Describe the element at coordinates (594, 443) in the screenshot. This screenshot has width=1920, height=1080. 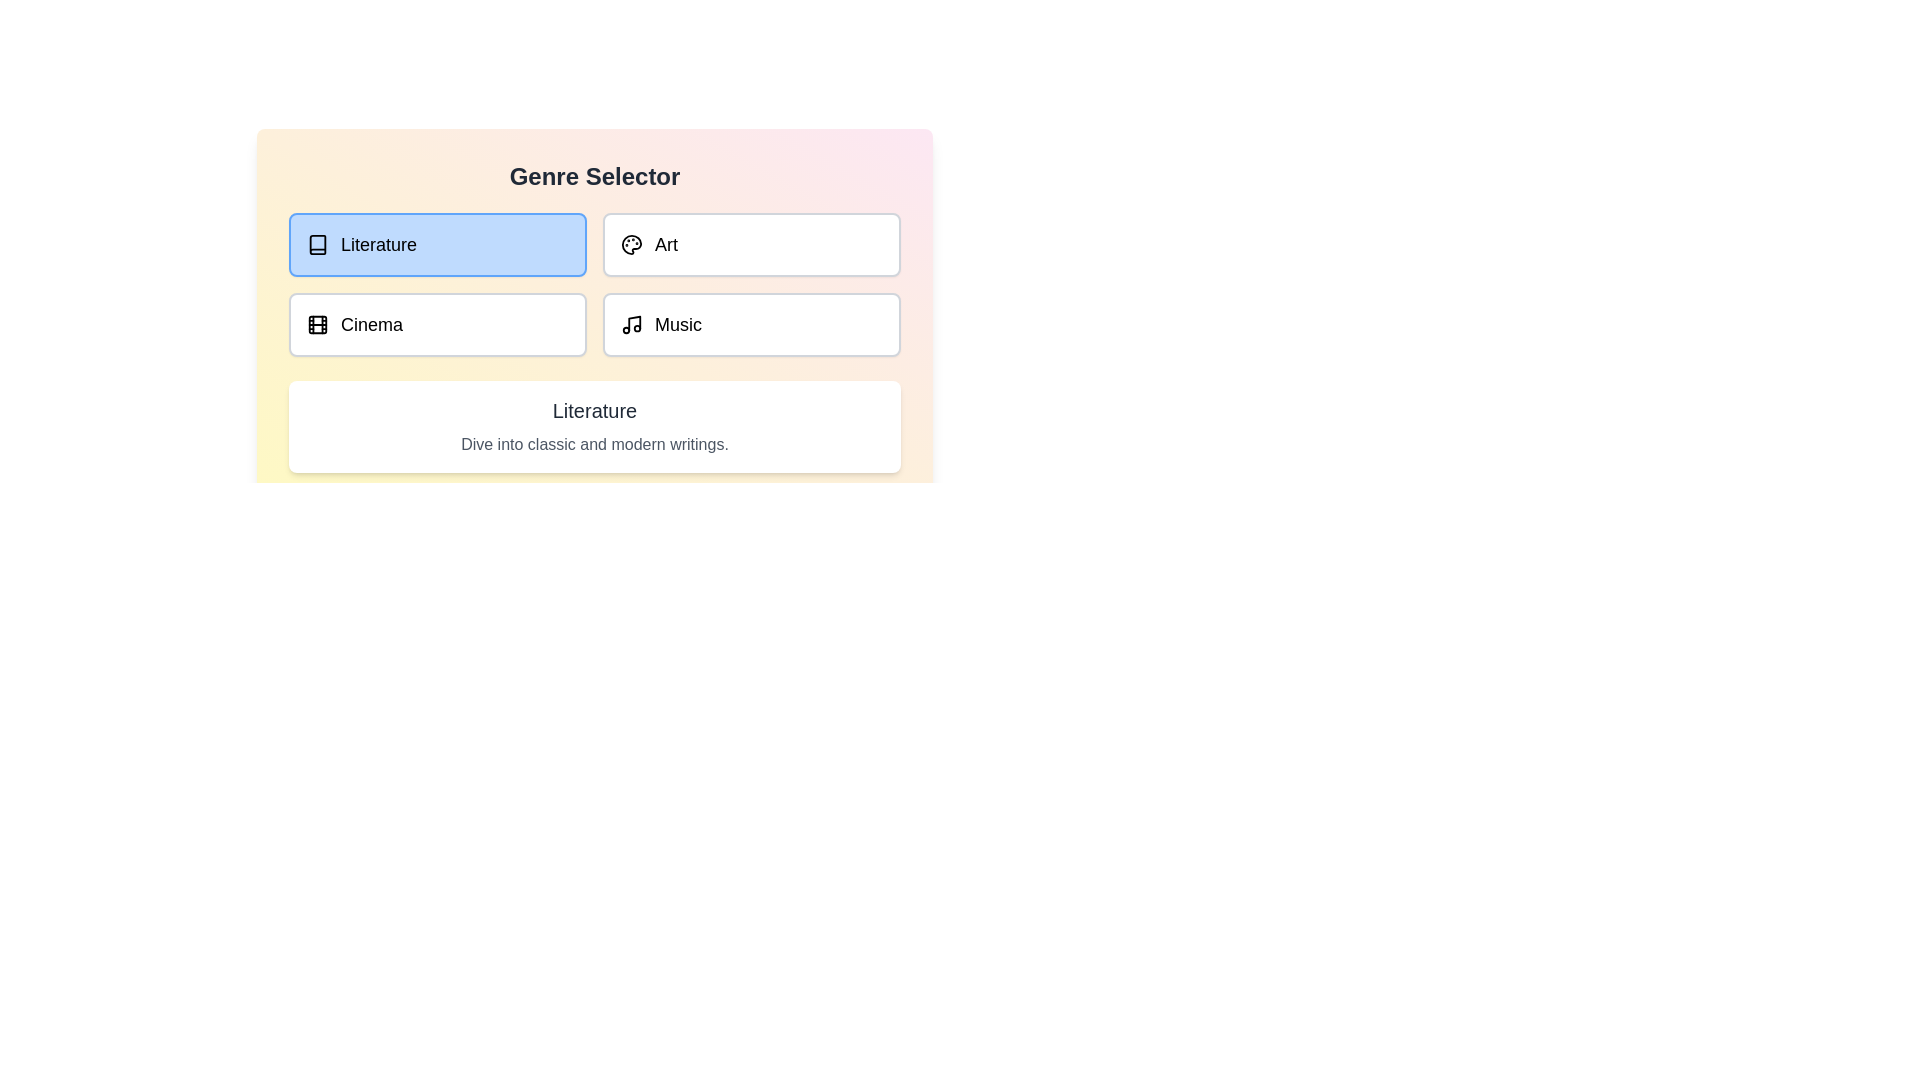
I see `the subtitle text providing supplementary description for the 'Literature' category, located below the bold 'Literature' heading in the card component` at that location.